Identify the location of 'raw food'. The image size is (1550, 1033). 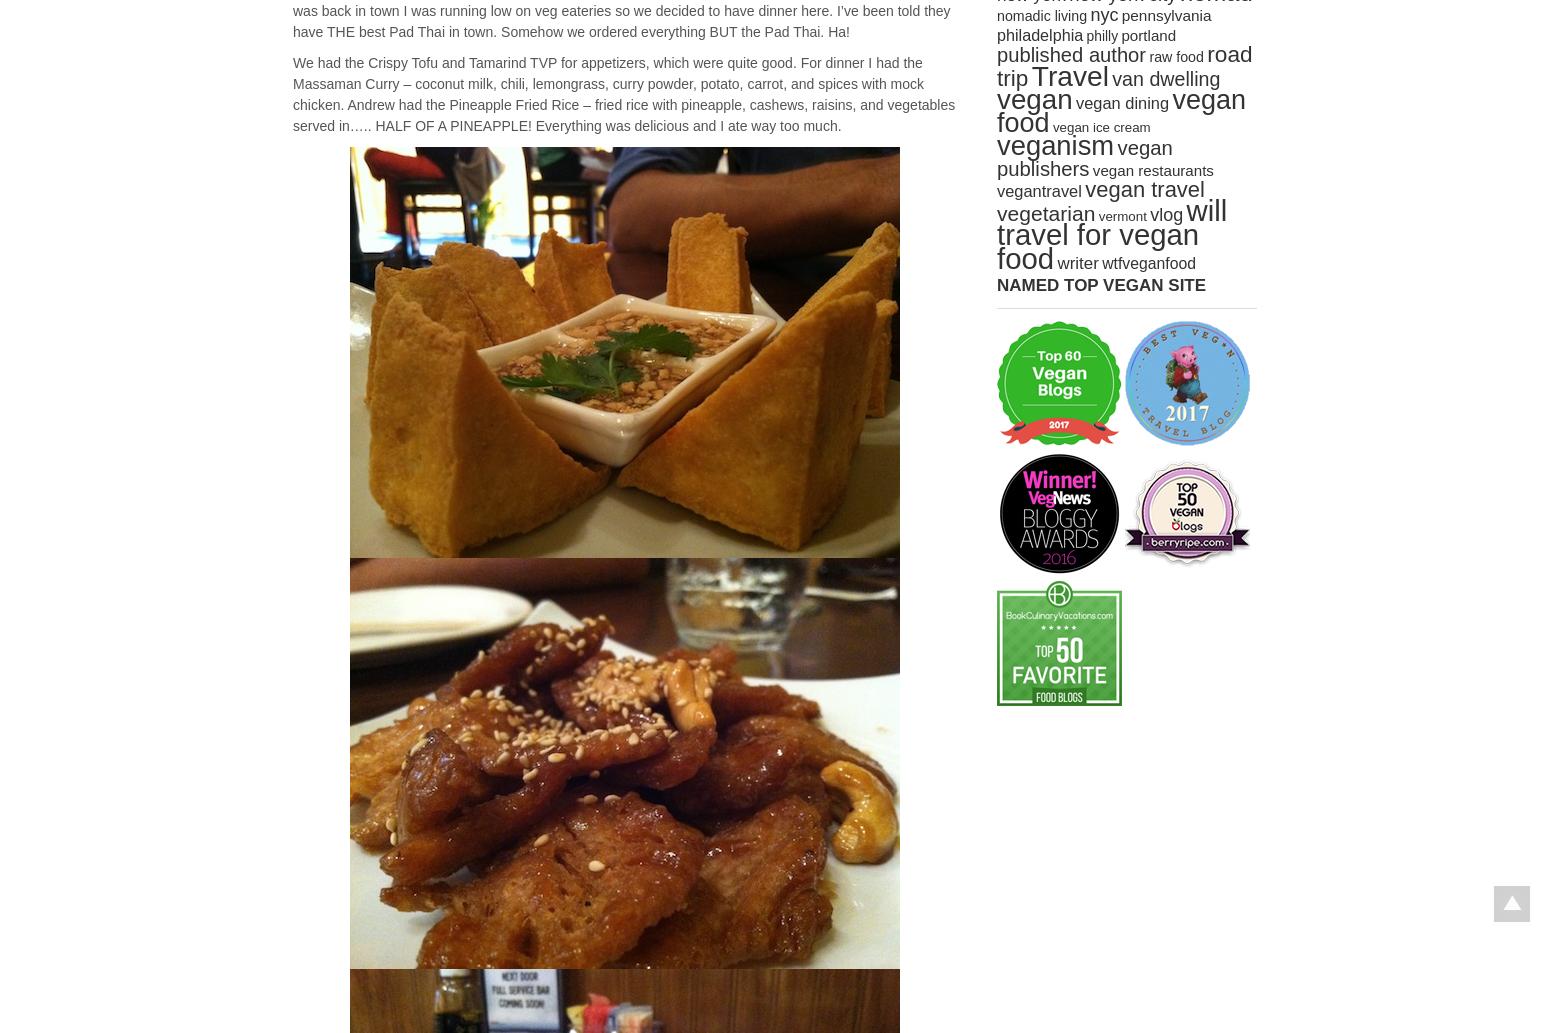
(1175, 57).